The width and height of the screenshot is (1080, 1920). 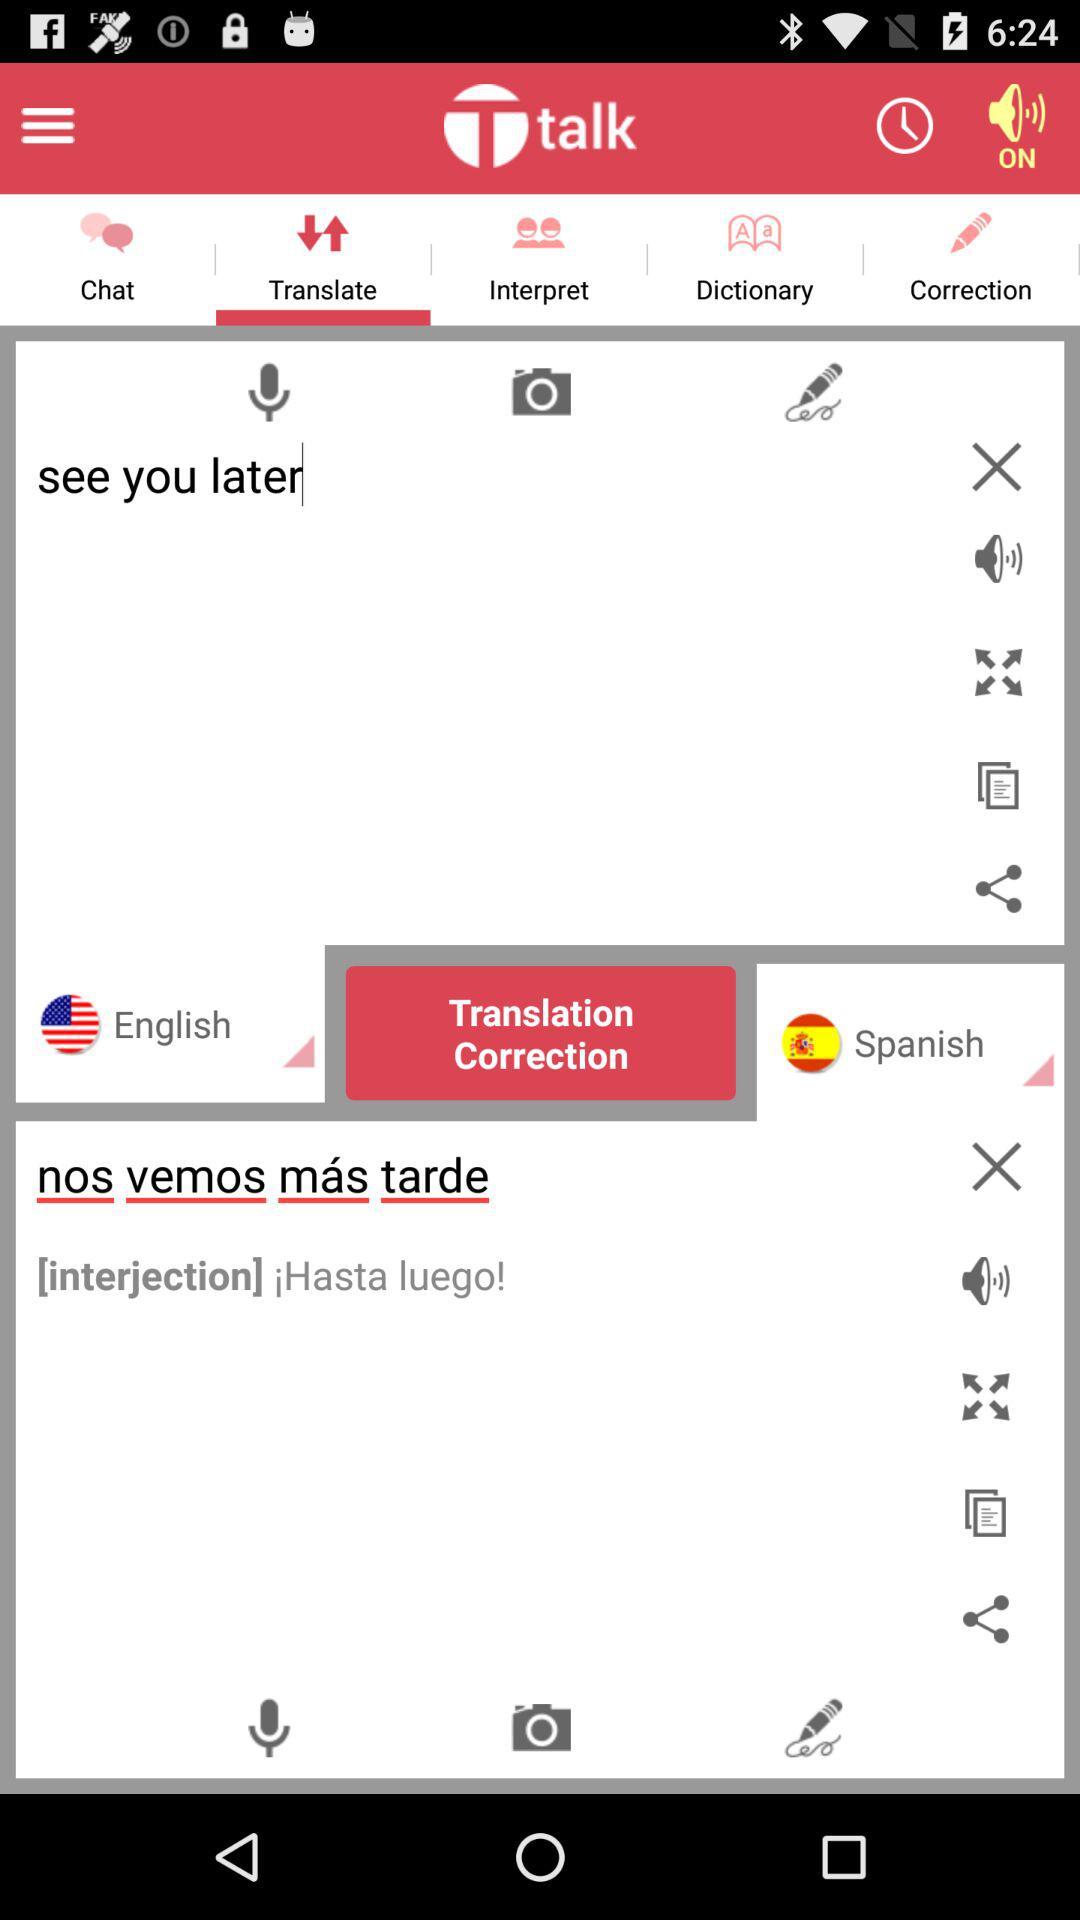 I want to click on the copy icon, so click(x=990, y=1601).